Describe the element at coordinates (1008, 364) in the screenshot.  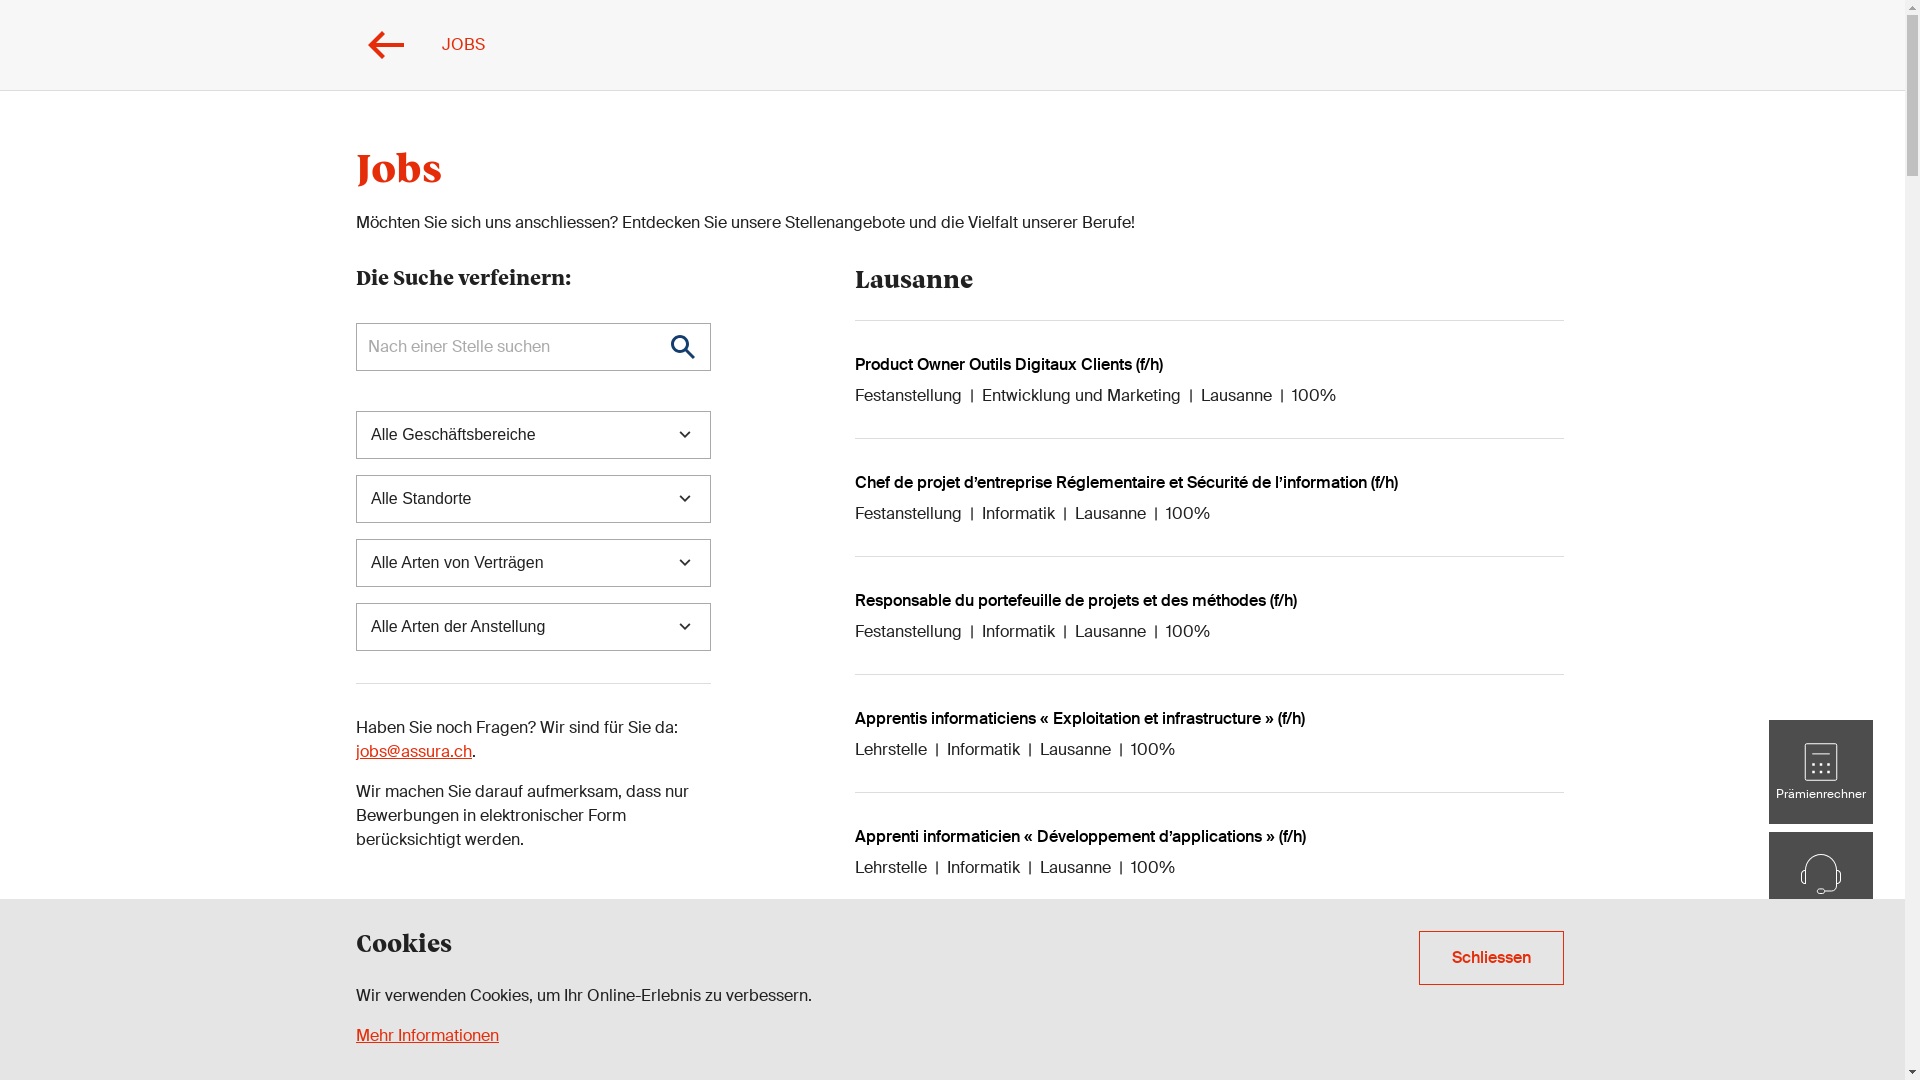
I see `'Product Owner Outils Digitaux Clients (f/h)'` at that location.